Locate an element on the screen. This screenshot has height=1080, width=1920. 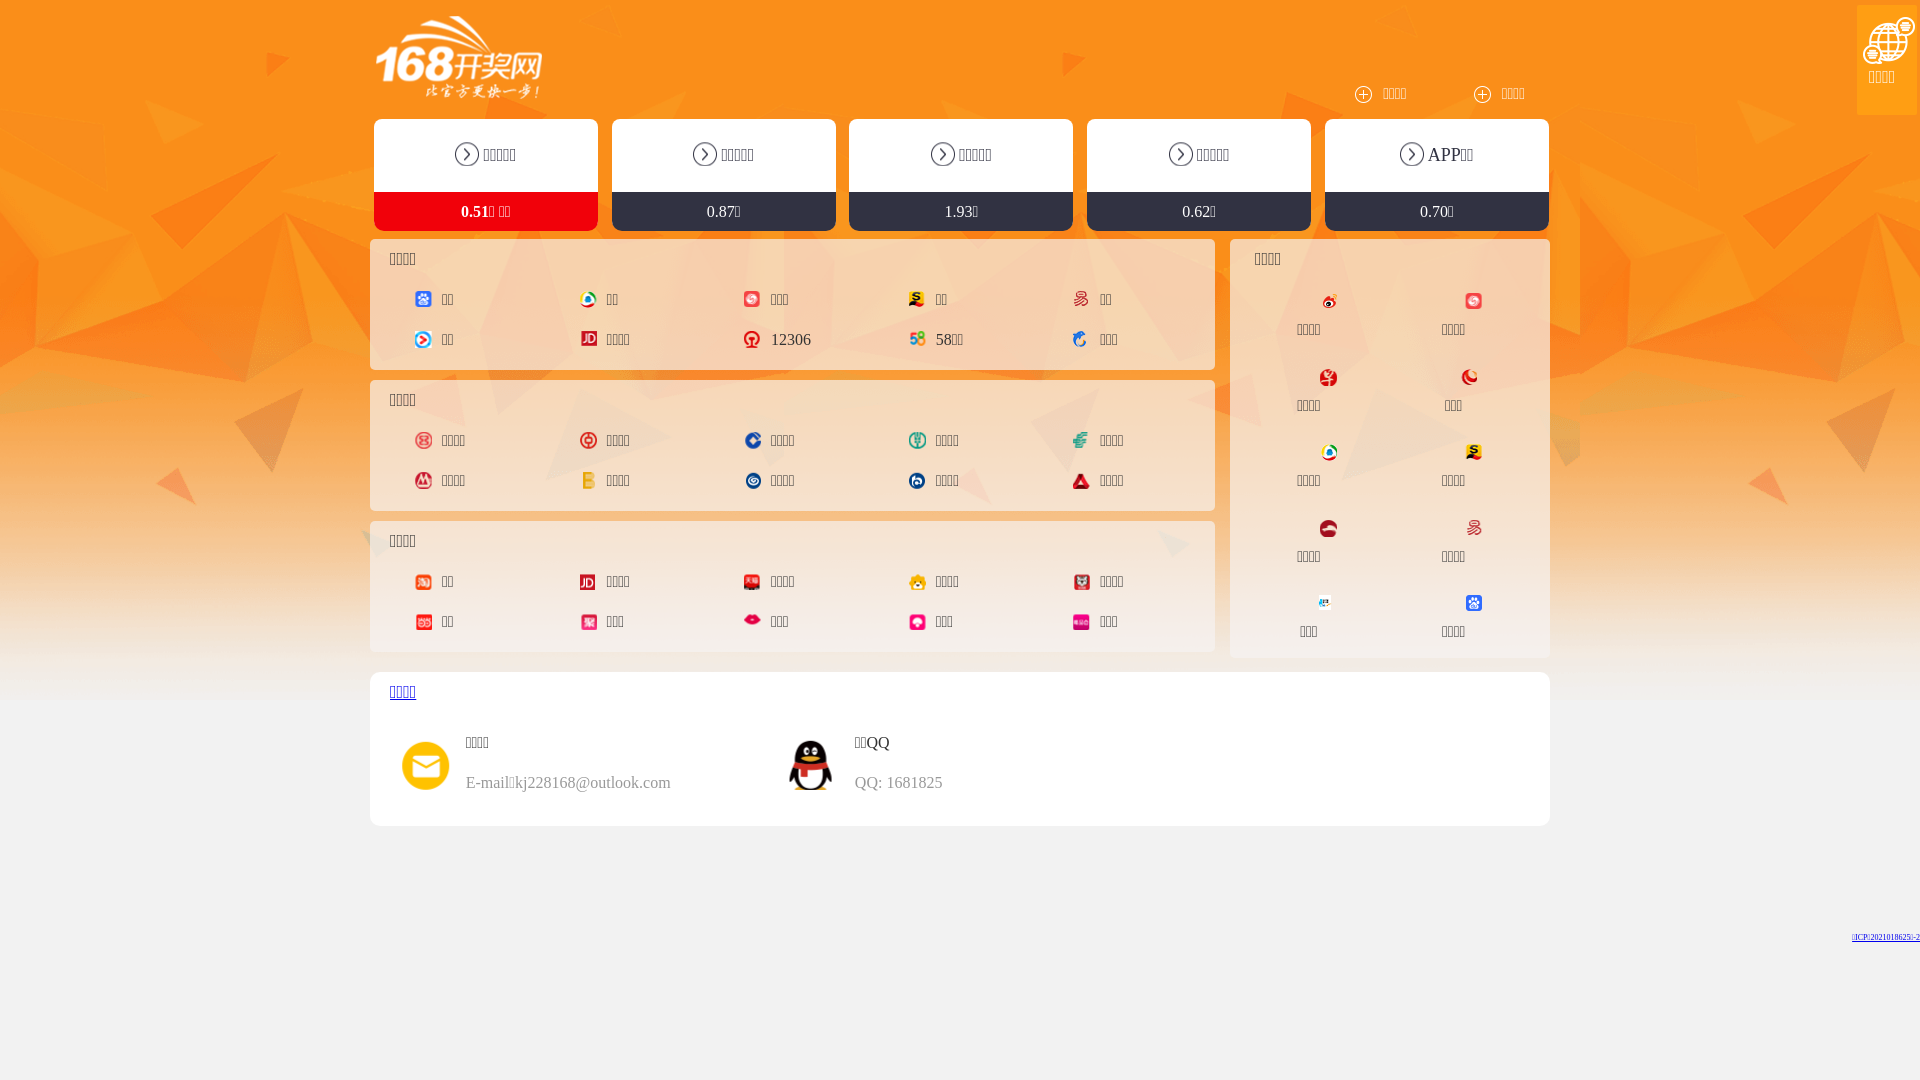
'12306' is located at coordinates (752, 338).